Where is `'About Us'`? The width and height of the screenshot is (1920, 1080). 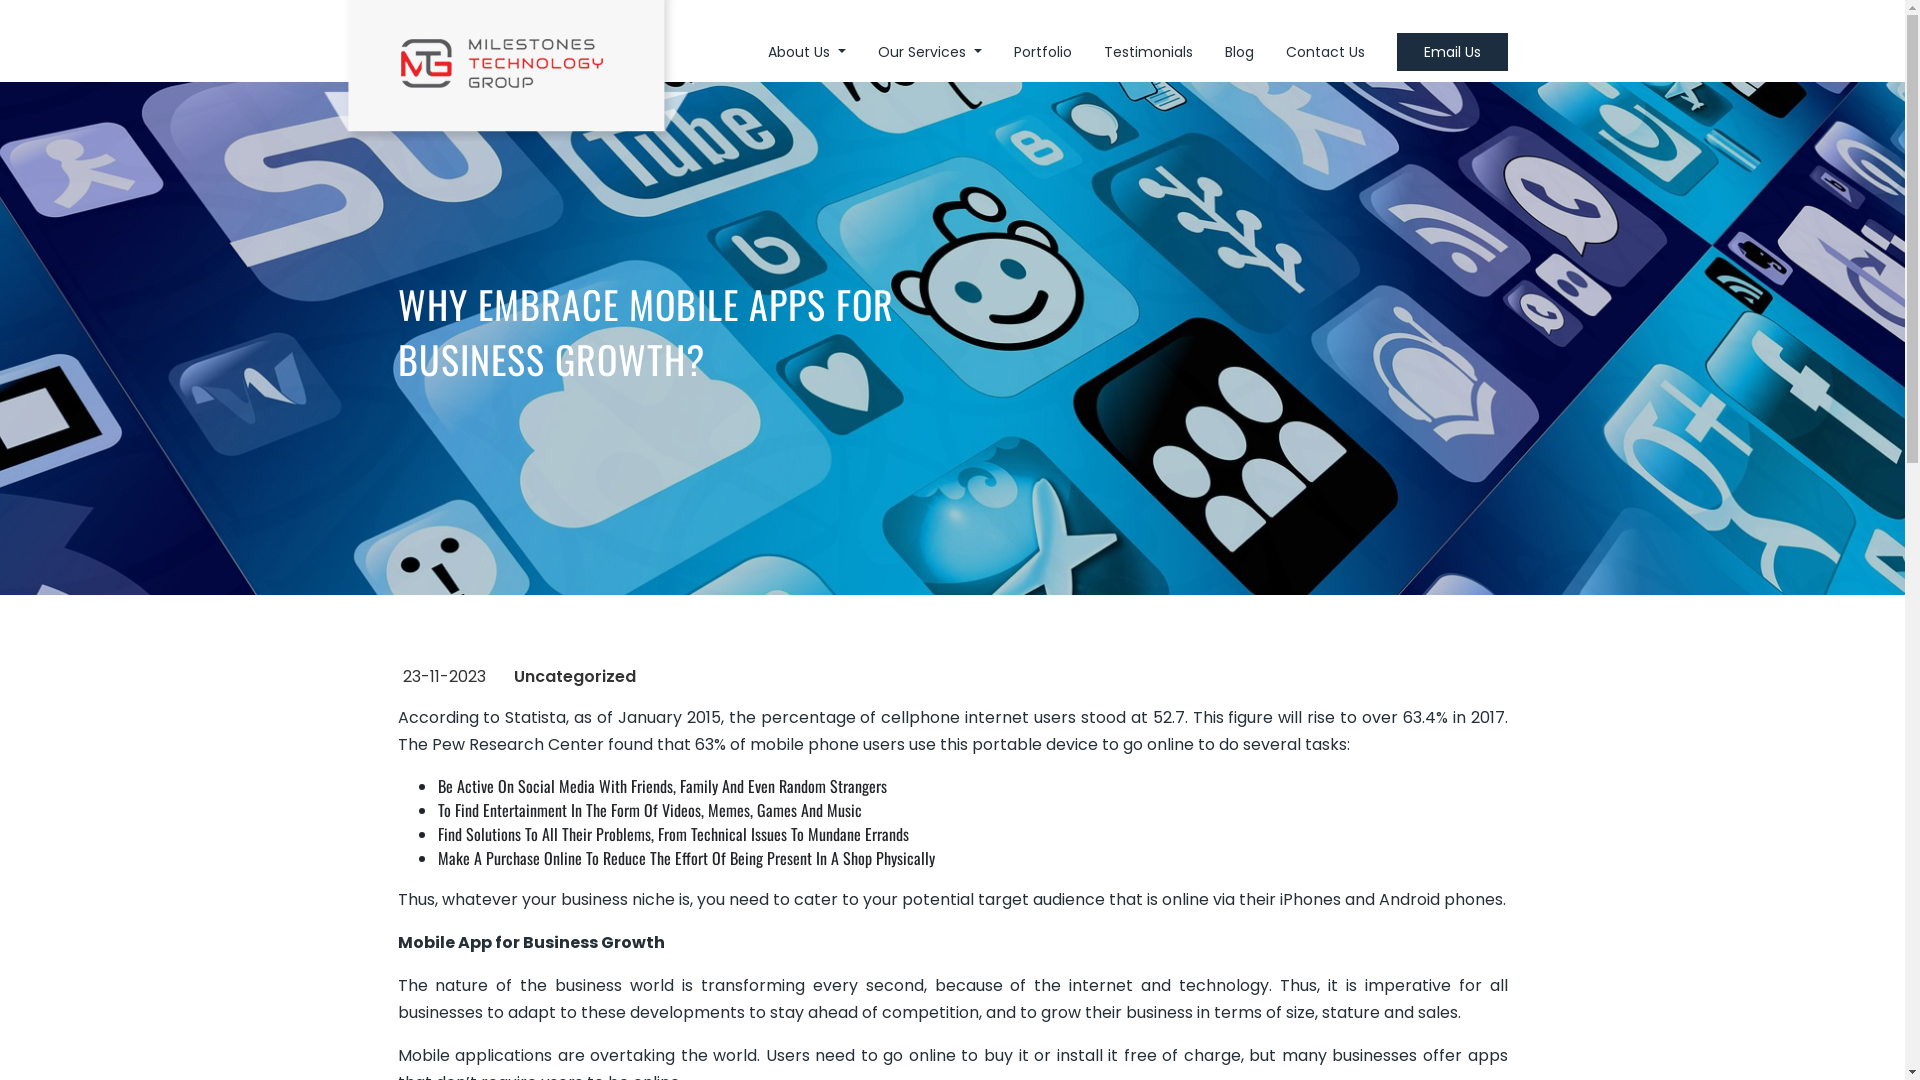 'About Us' is located at coordinates (806, 50).